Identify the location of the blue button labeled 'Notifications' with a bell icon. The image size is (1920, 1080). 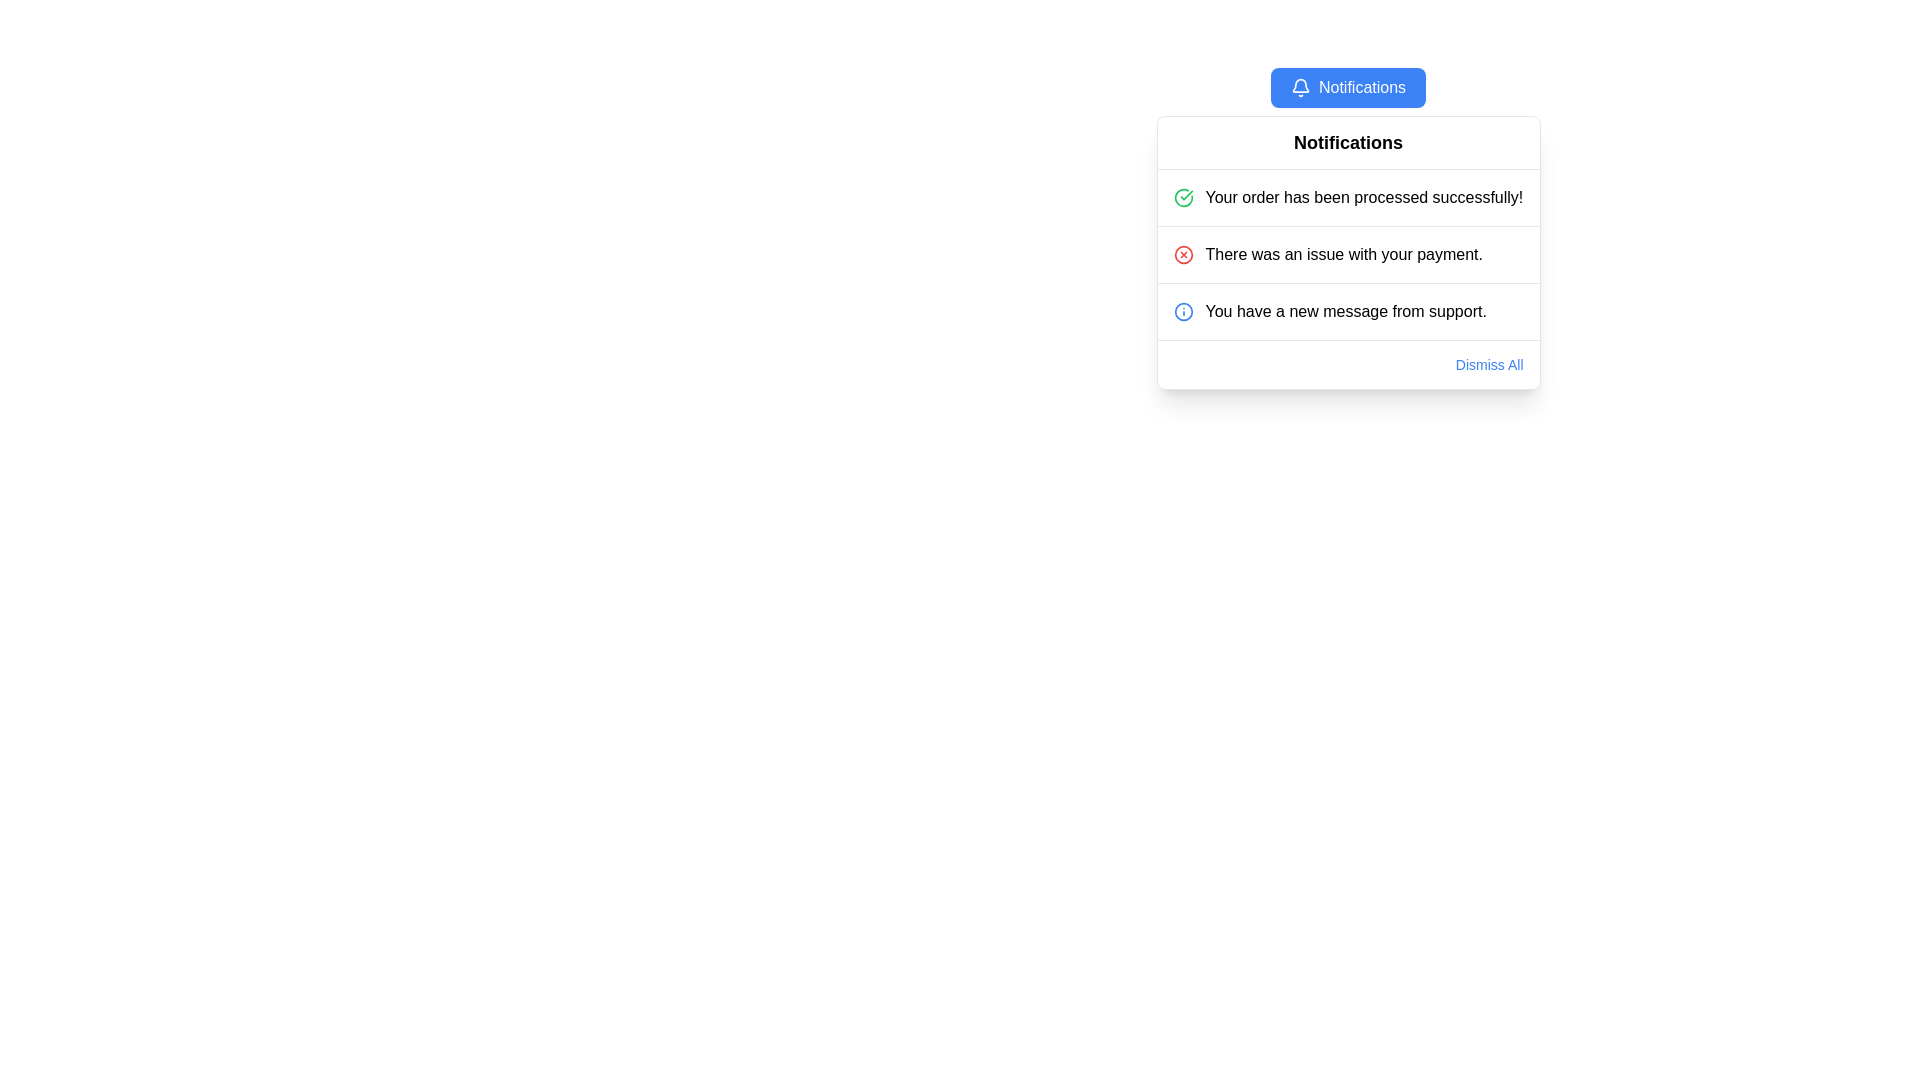
(1348, 87).